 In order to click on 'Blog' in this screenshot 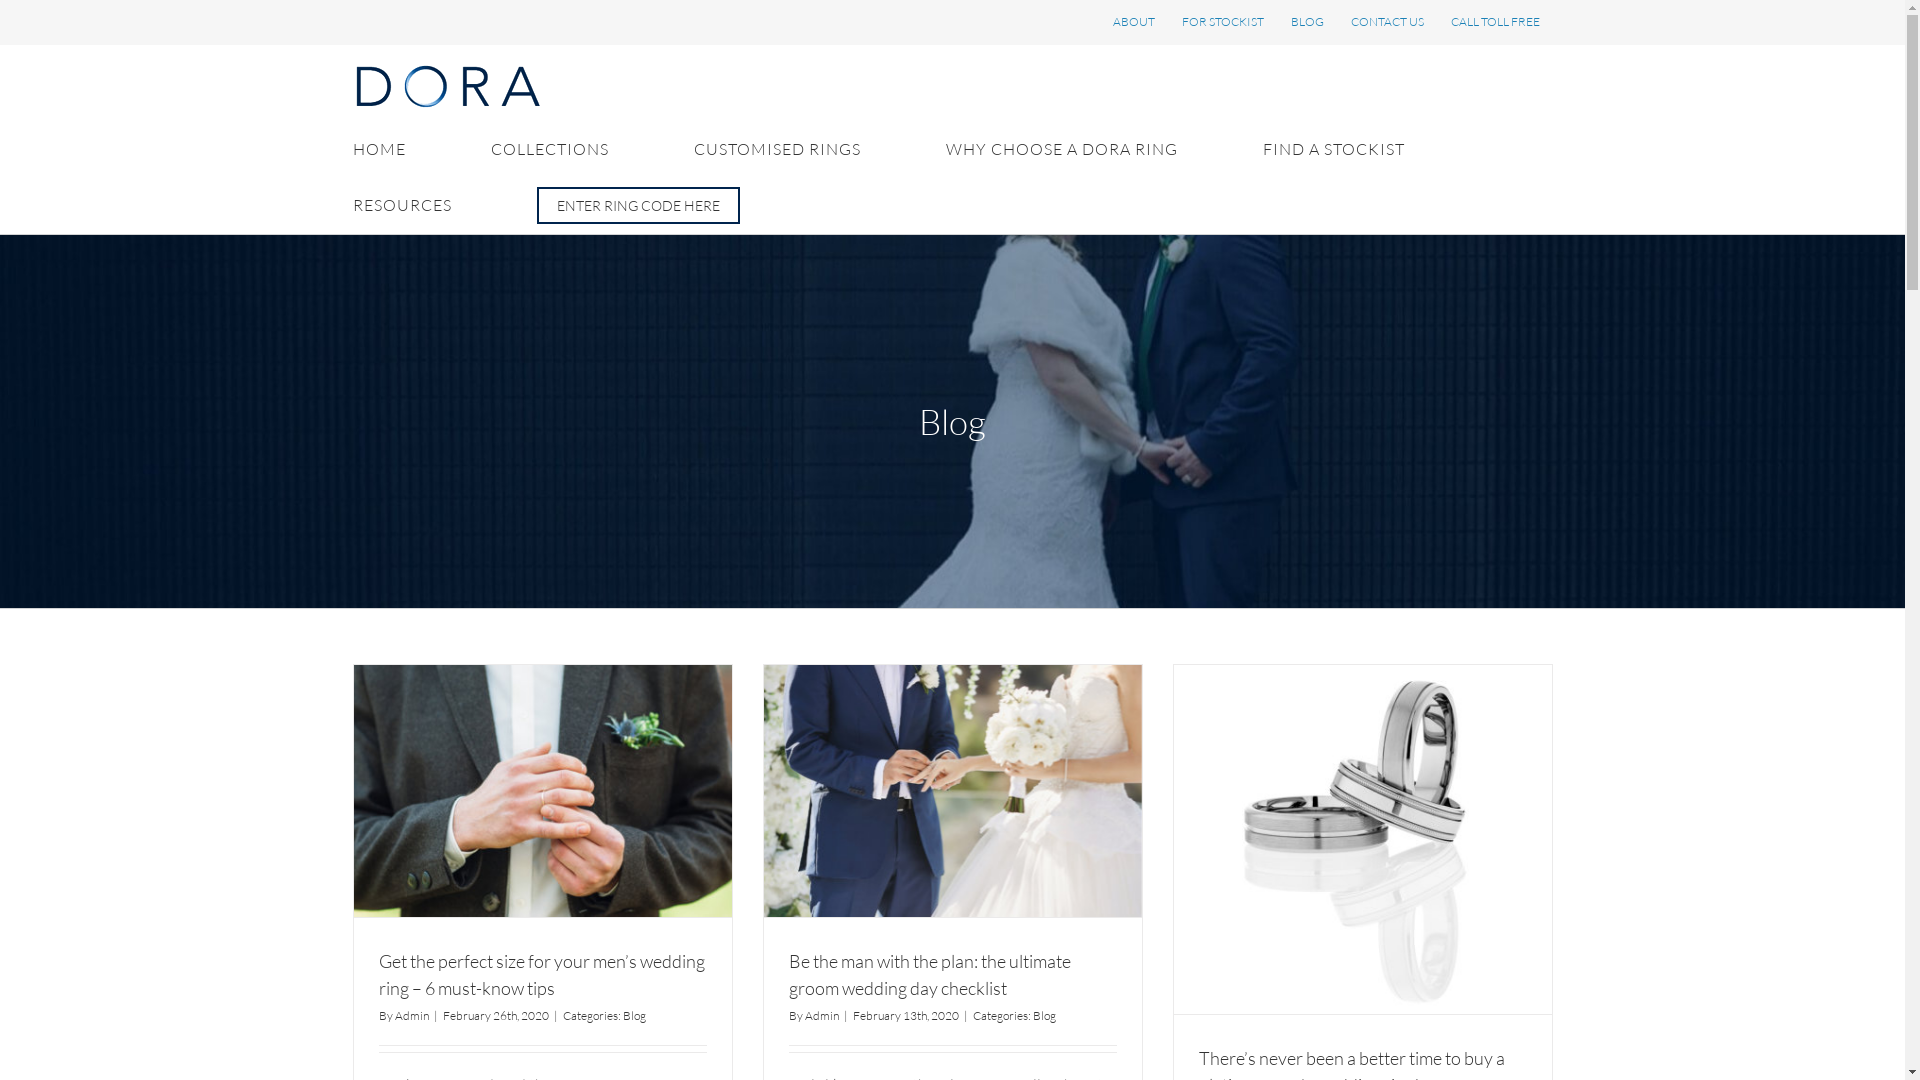, I will do `click(1042, 1015)`.